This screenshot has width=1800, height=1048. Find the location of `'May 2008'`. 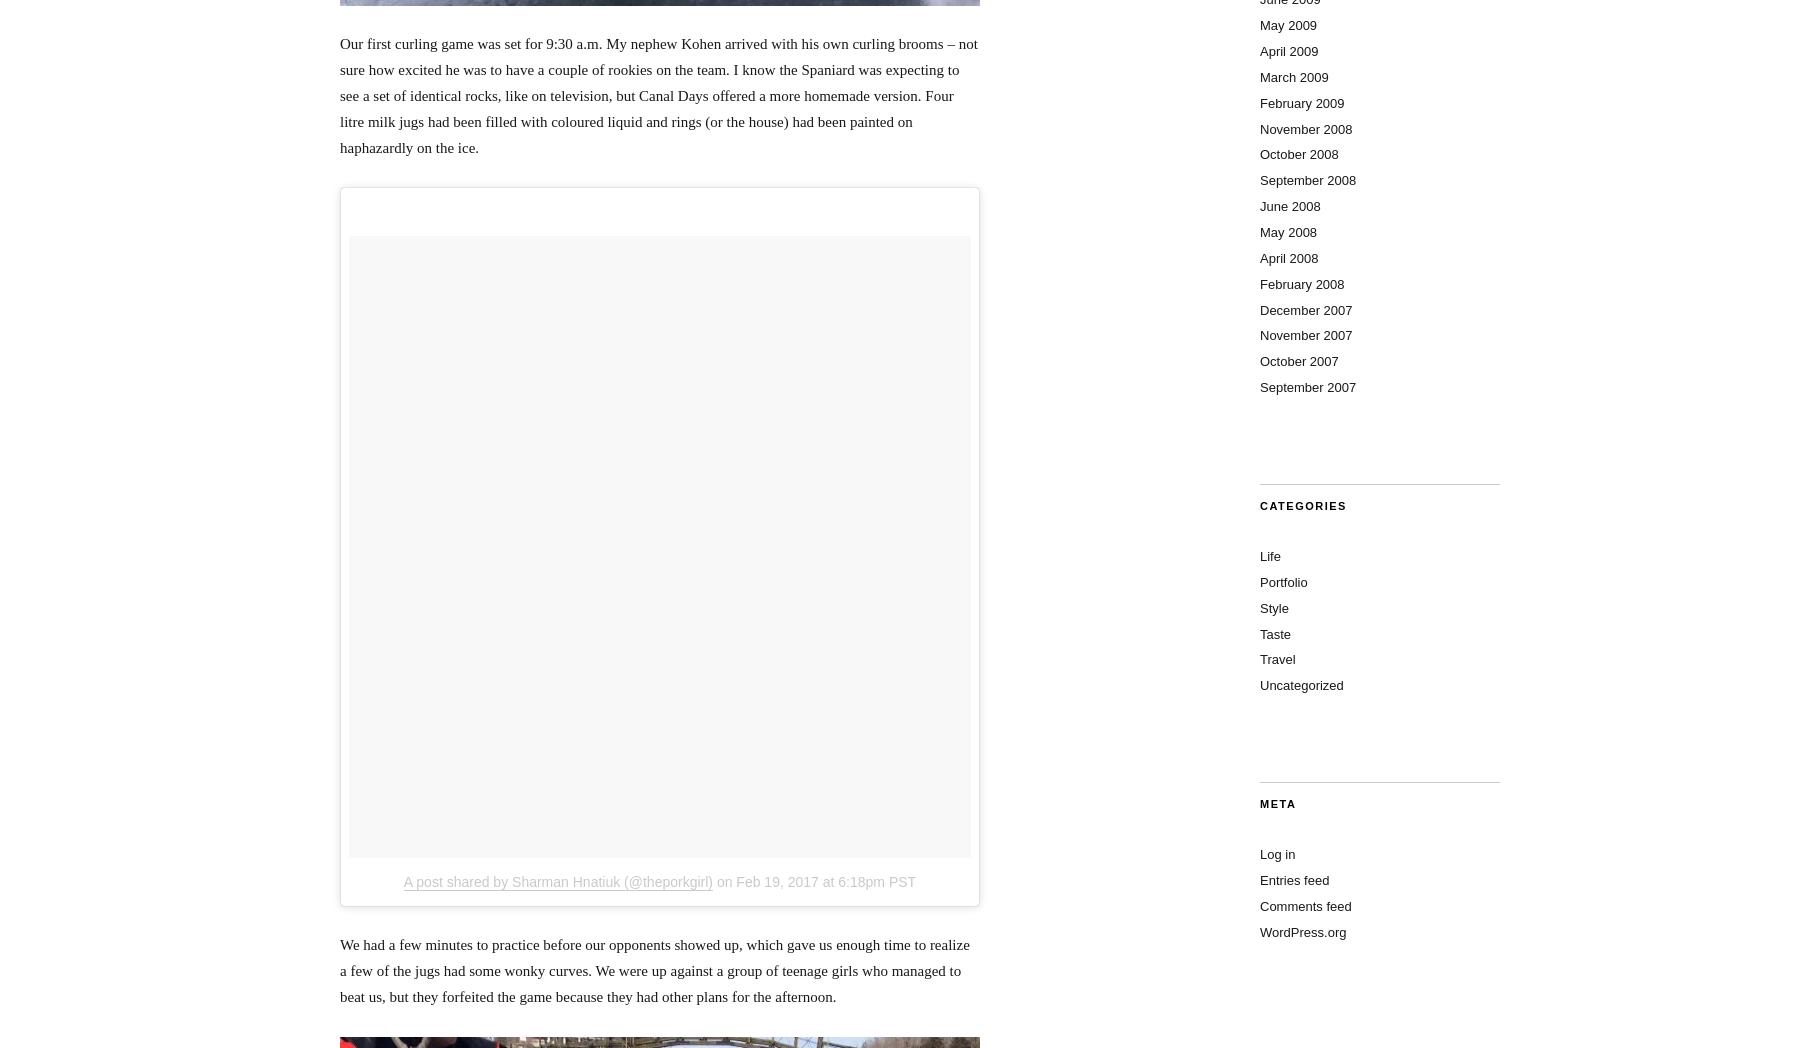

'May 2008' is located at coordinates (1288, 231).